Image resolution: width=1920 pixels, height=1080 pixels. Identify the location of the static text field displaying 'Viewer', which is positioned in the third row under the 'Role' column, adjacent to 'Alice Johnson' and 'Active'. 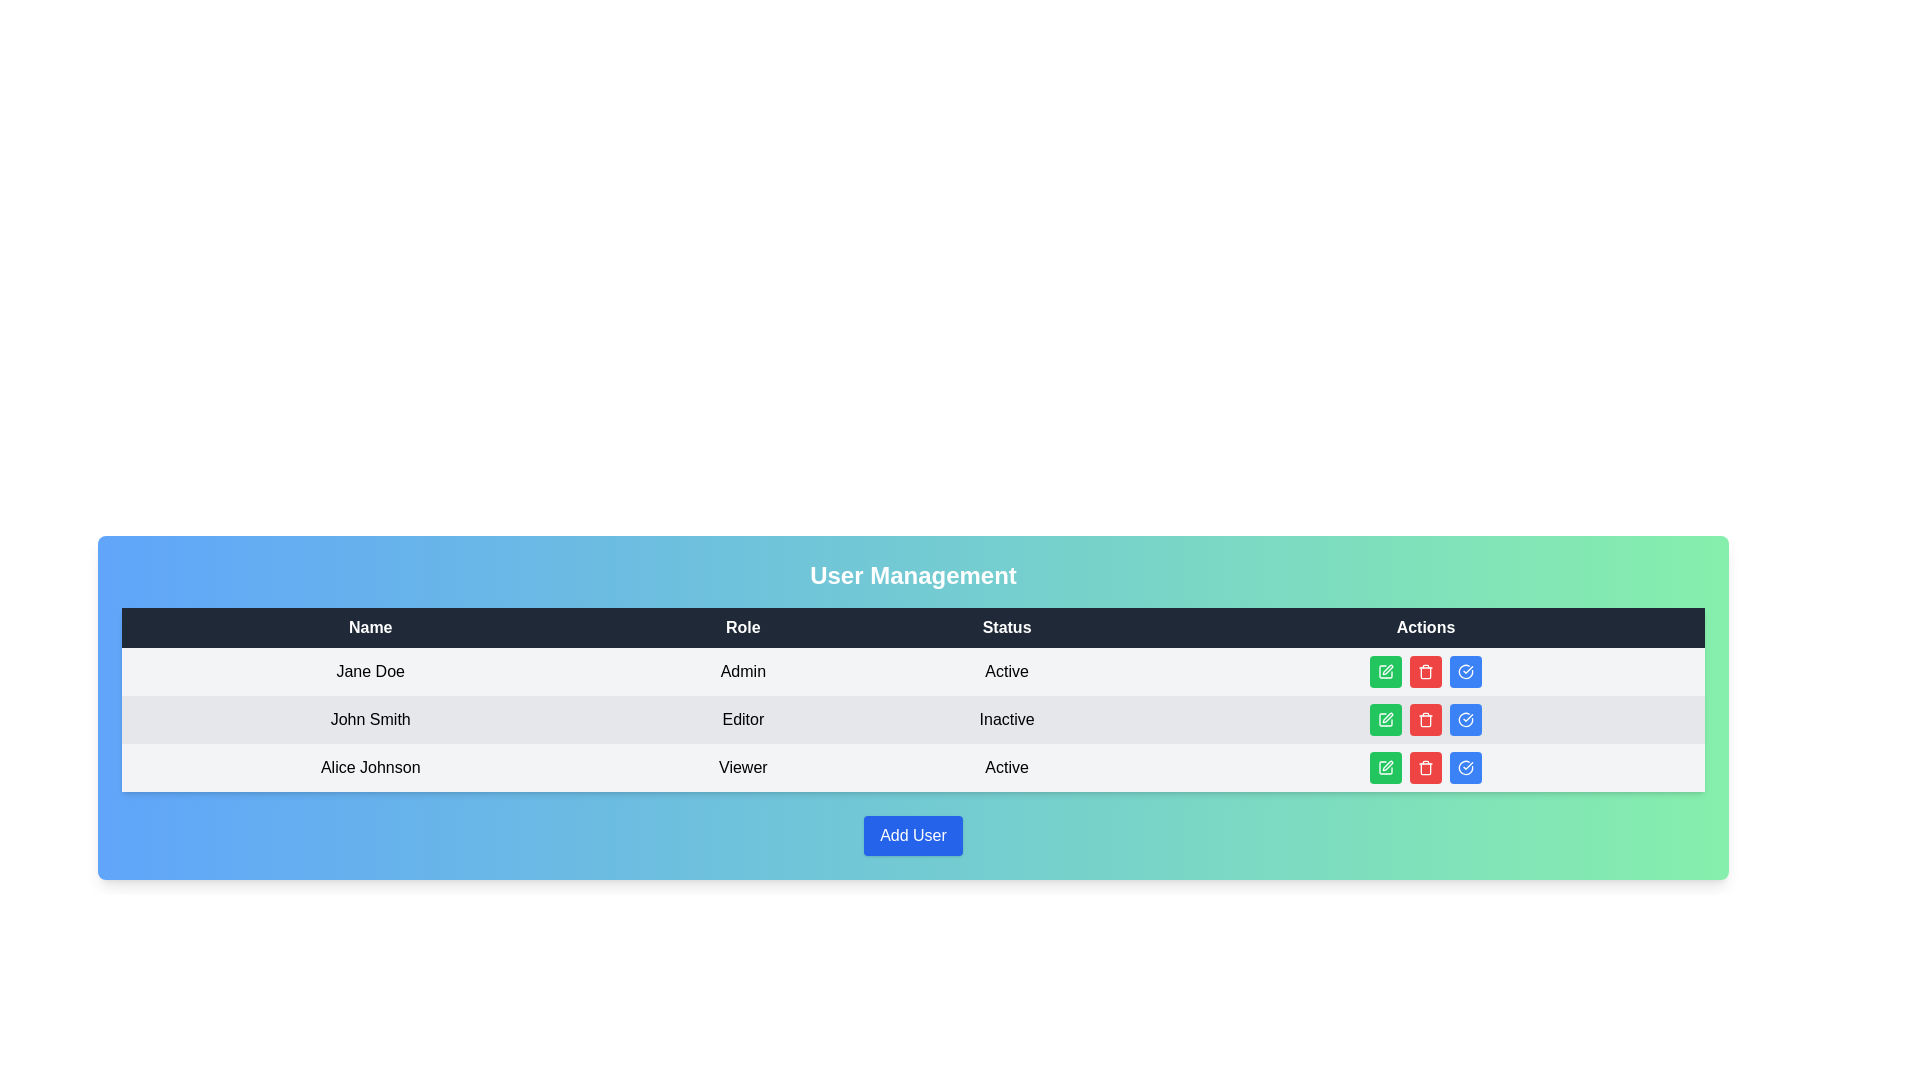
(742, 766).